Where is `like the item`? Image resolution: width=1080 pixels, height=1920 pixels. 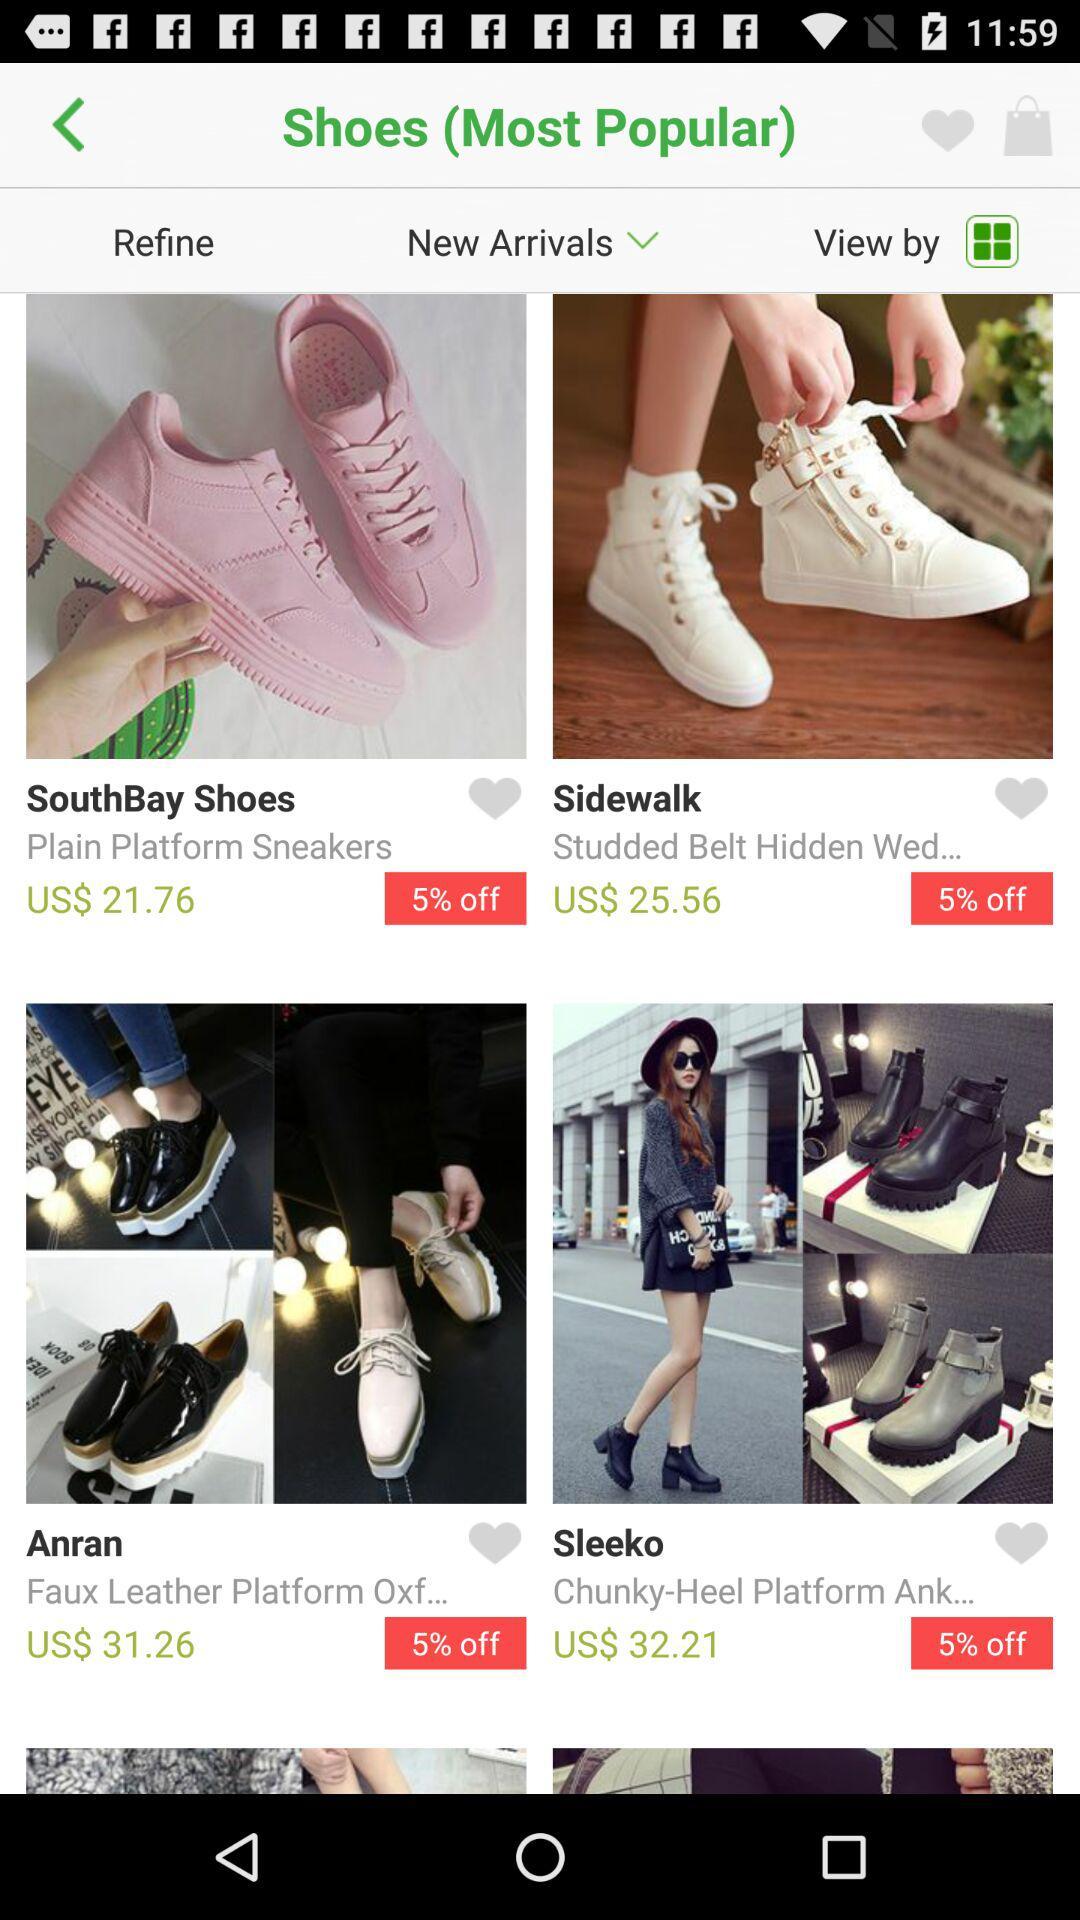
like the item is located at coordinates (1017, 822).